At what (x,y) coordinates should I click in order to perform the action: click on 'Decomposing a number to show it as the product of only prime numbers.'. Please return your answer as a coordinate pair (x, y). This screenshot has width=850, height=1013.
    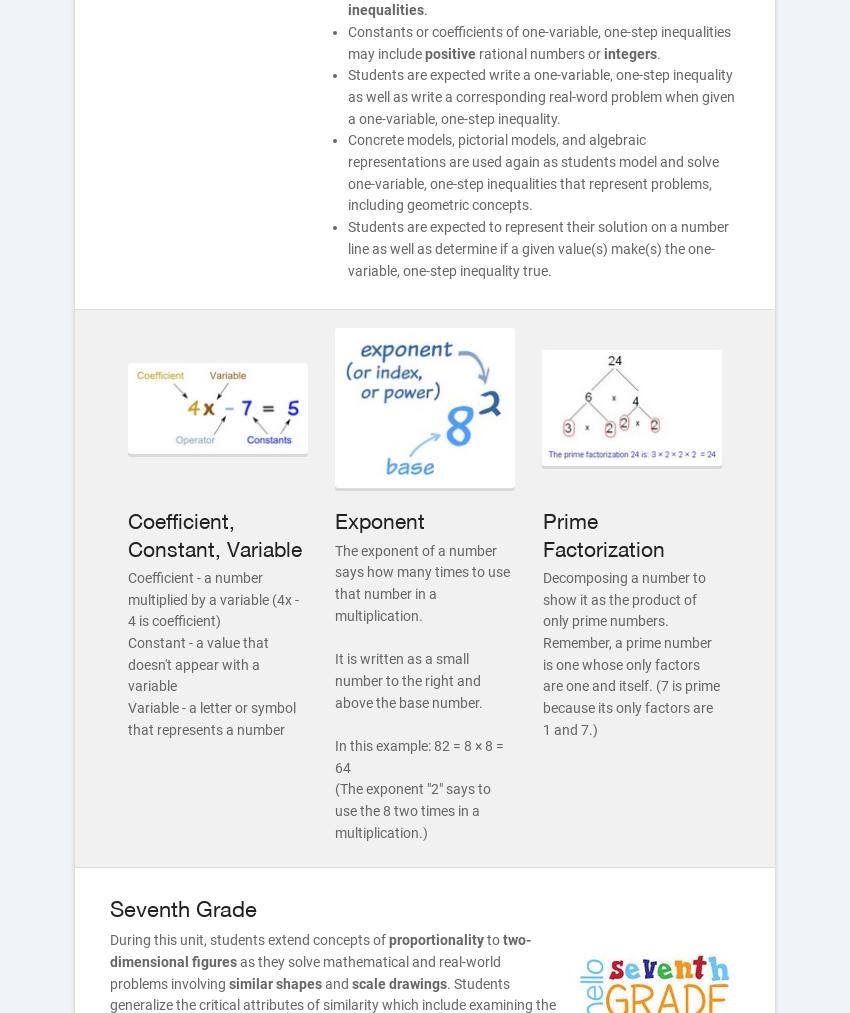
    Looking at the image, I should click on (622, 599).